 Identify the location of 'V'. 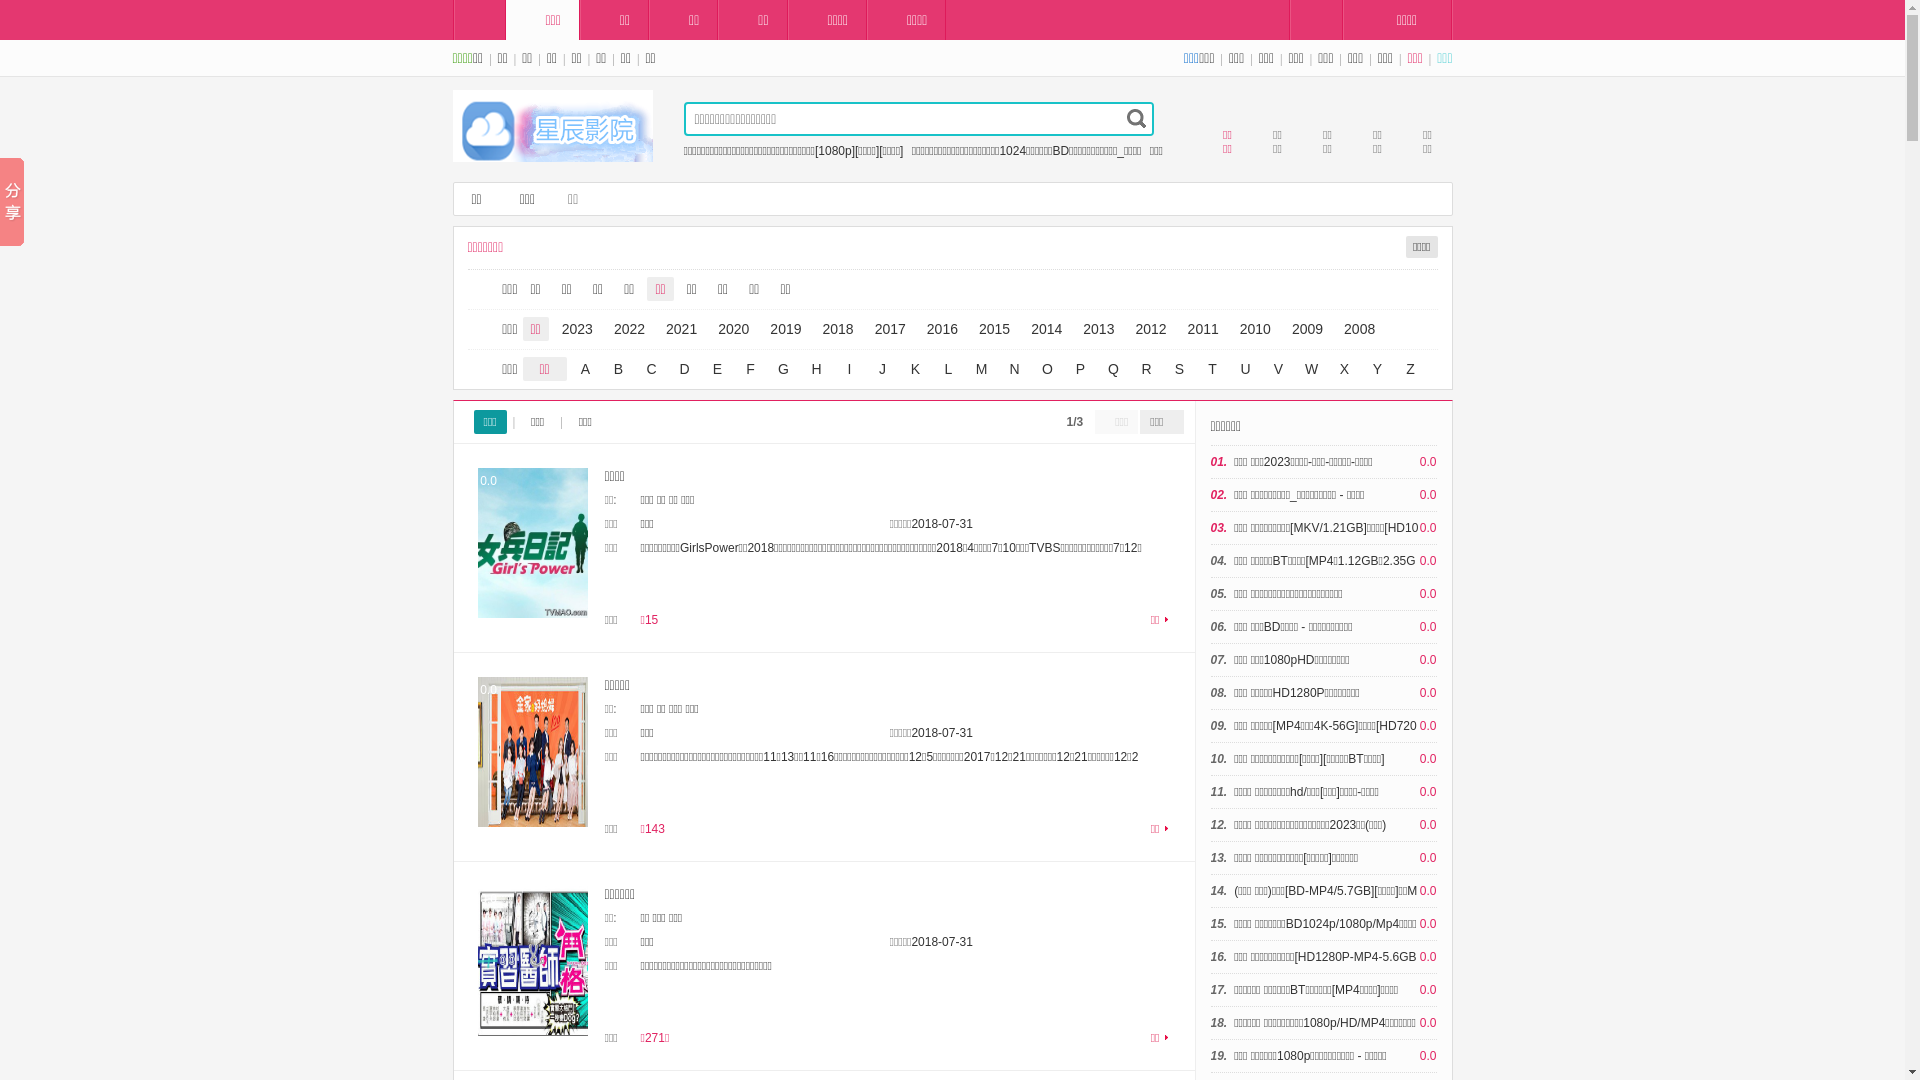
(1276, 369).